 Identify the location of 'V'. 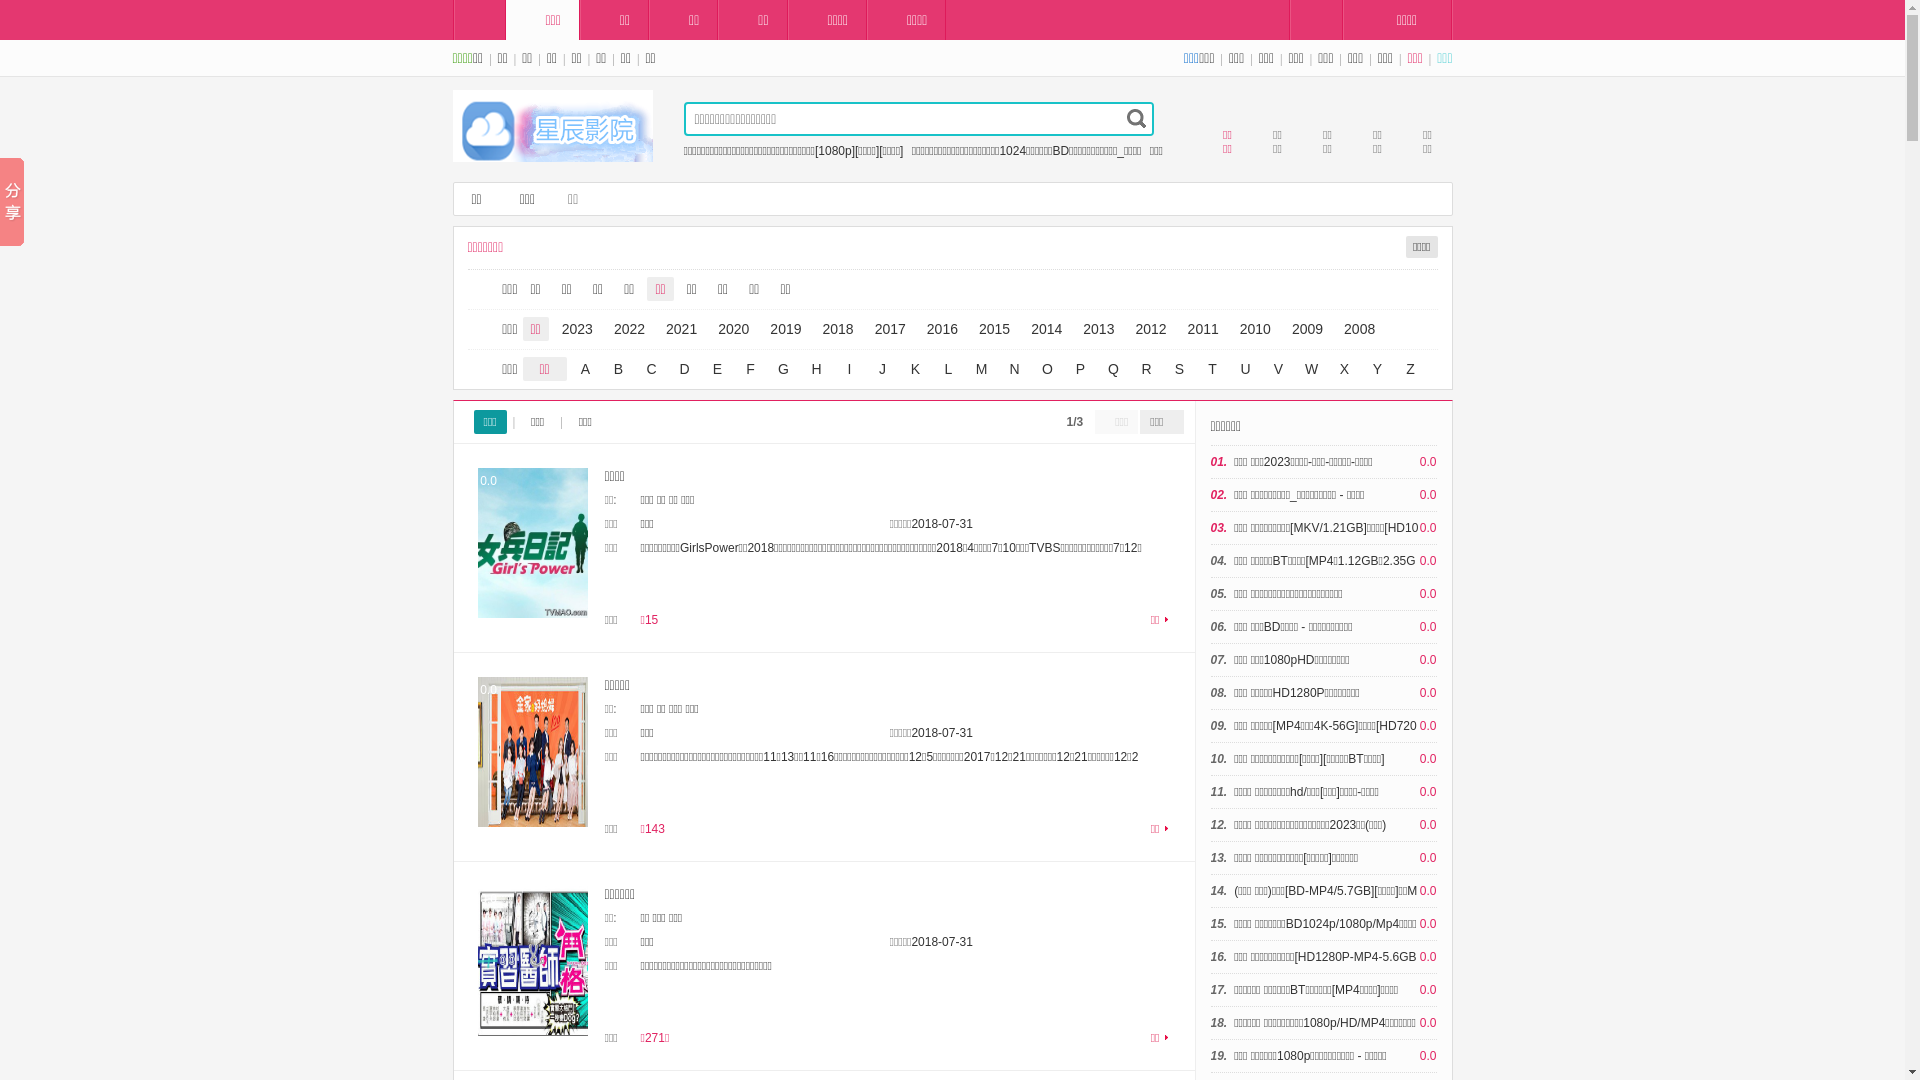
(1276, 369).